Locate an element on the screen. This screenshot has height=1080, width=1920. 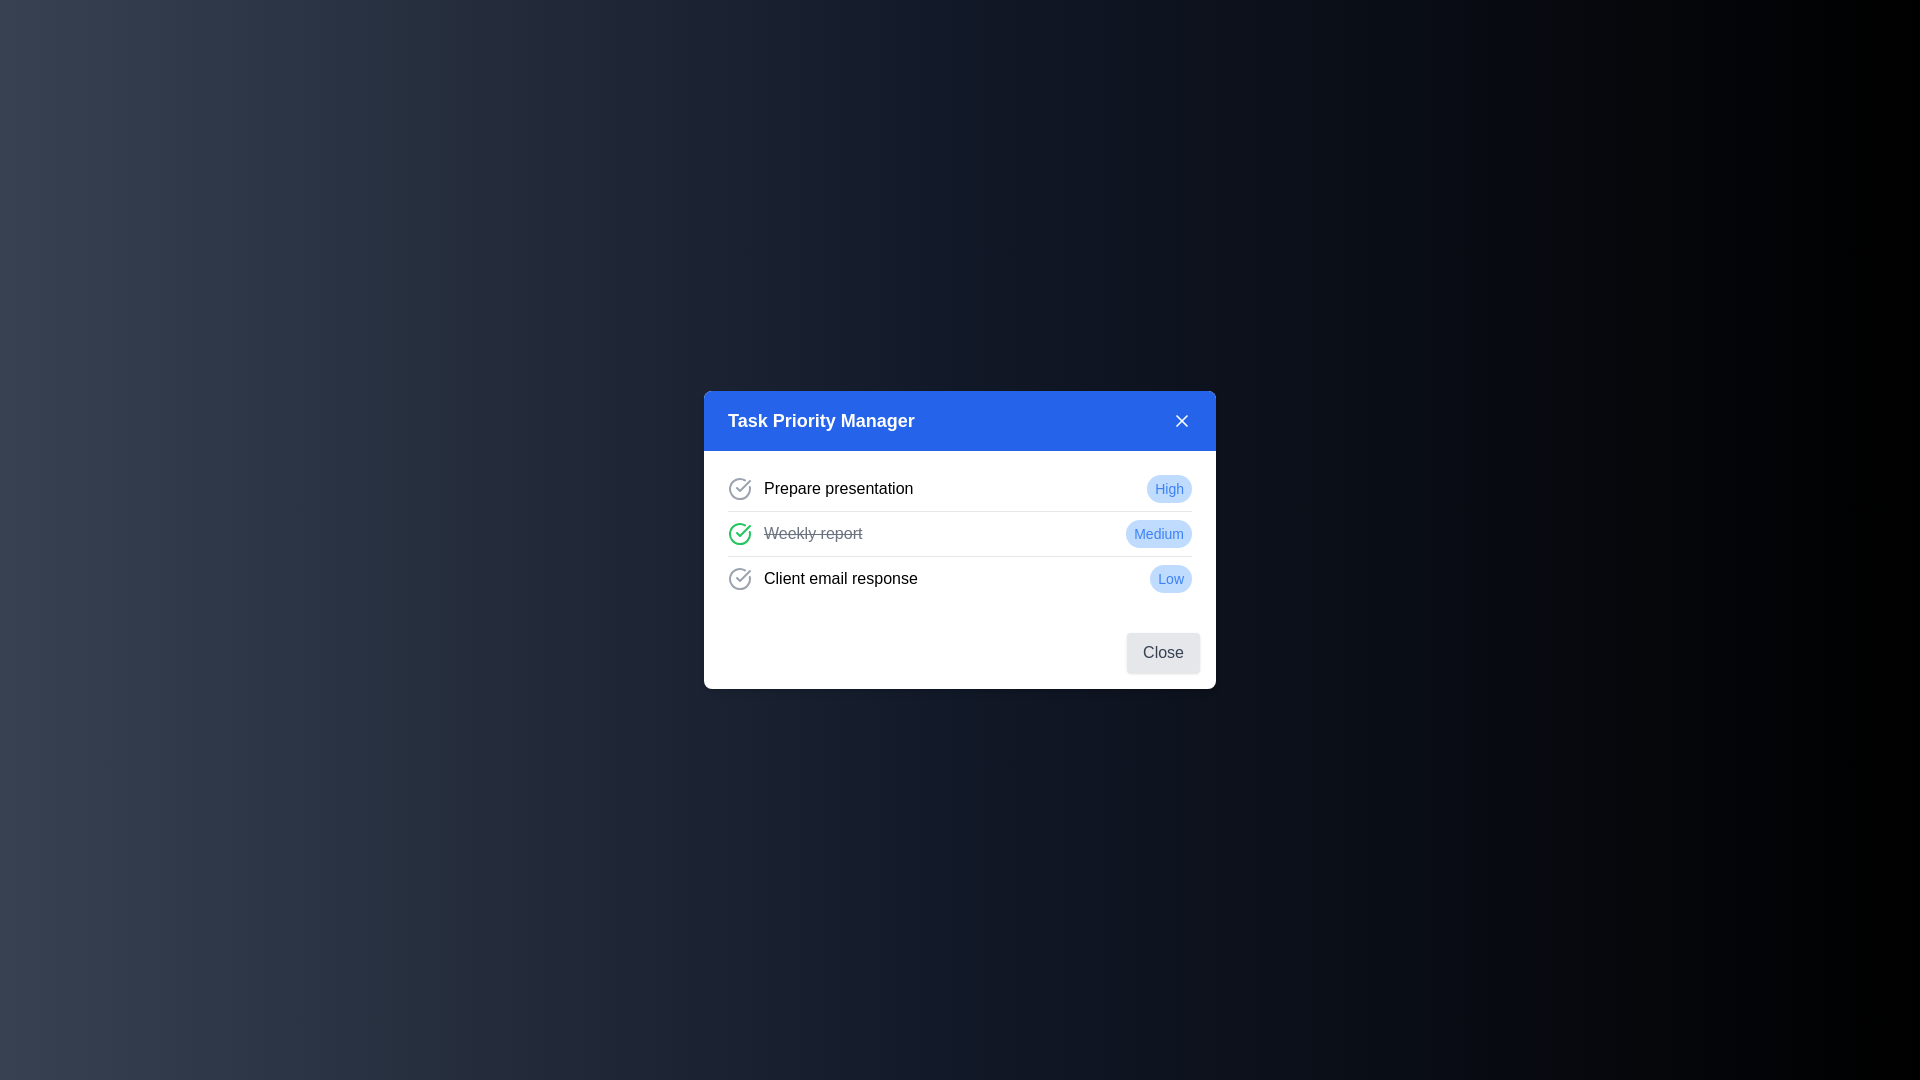
the badge indicating the priority level for the 'Weekly report' task, located on the right-hand side of its row is located at coordinates (1159, 532).